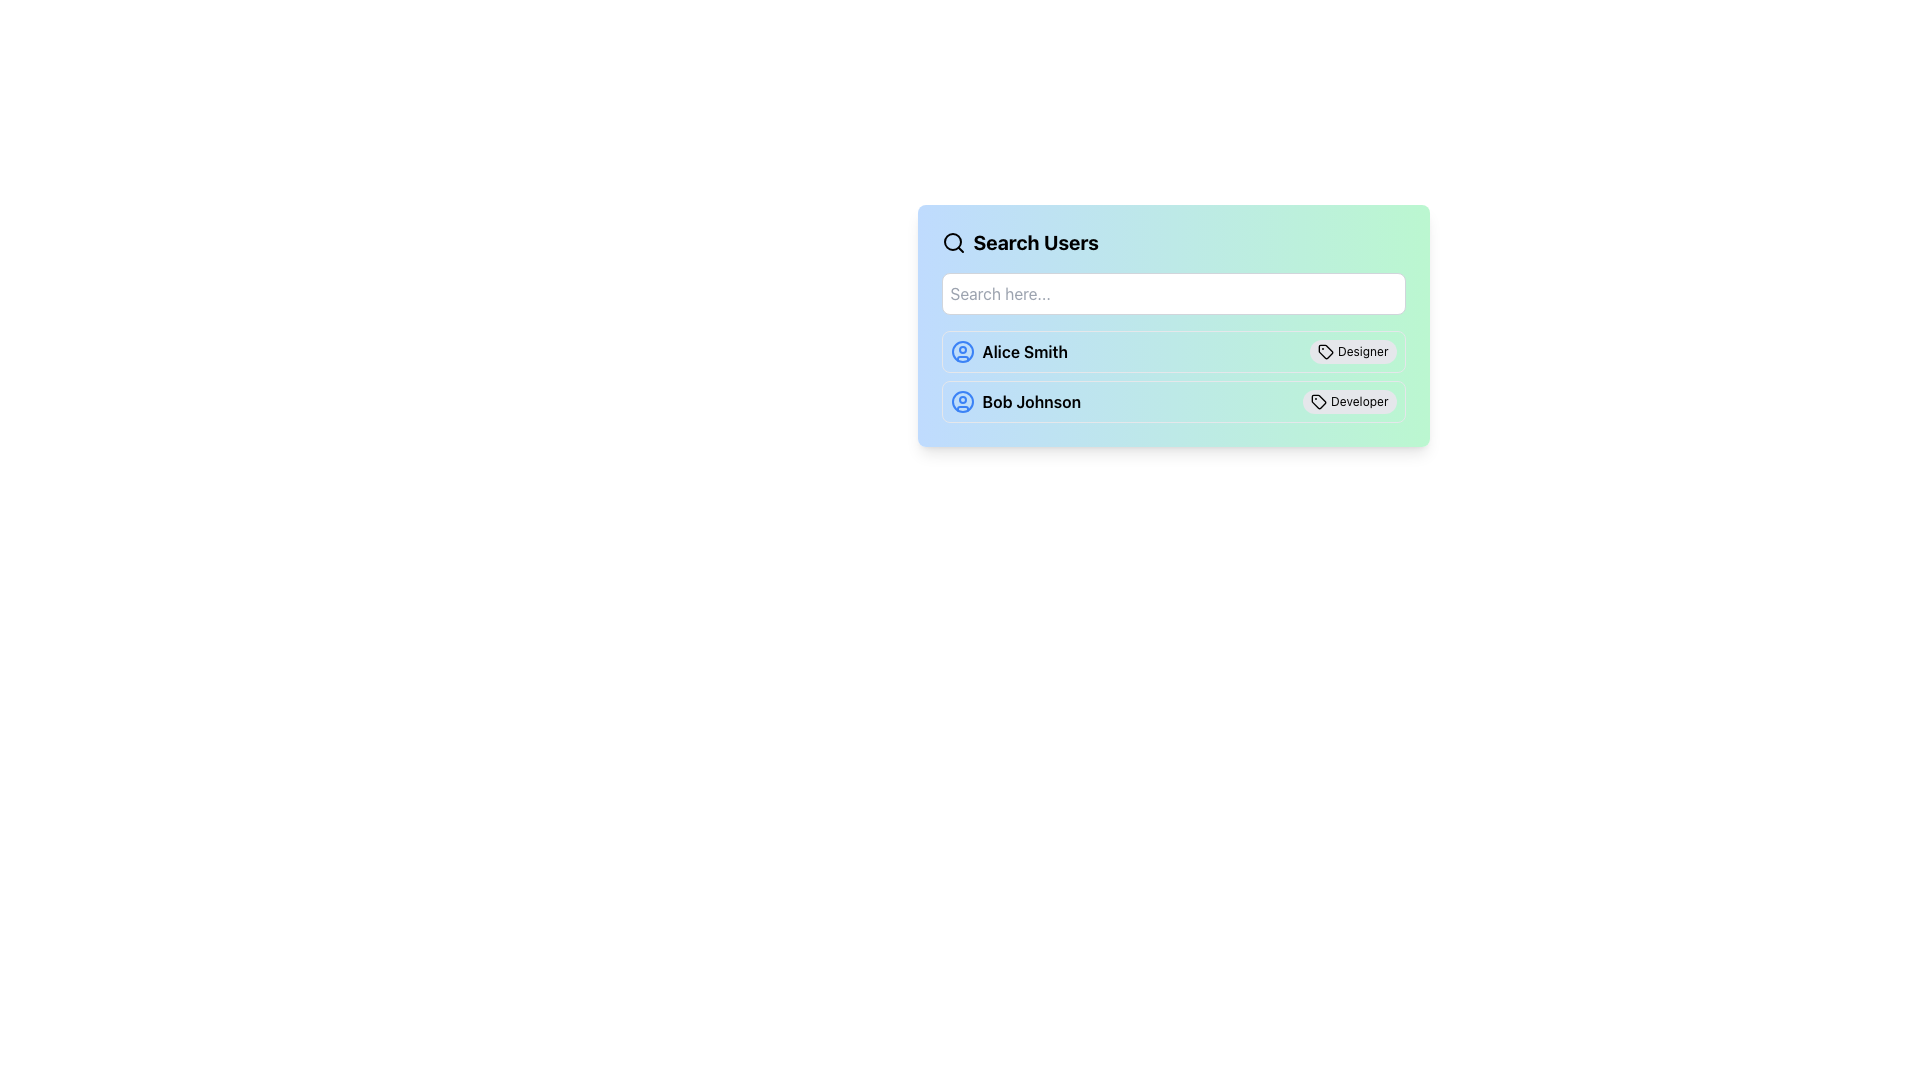 This screenshot has width=1920, height=1080. Describe the element at coordinates (962, 401) in the screenshot. I see `user profile icon, which is a circular blue icon with a silhouette inside, located to the left of the text 'Bob Johnson'` at that location.